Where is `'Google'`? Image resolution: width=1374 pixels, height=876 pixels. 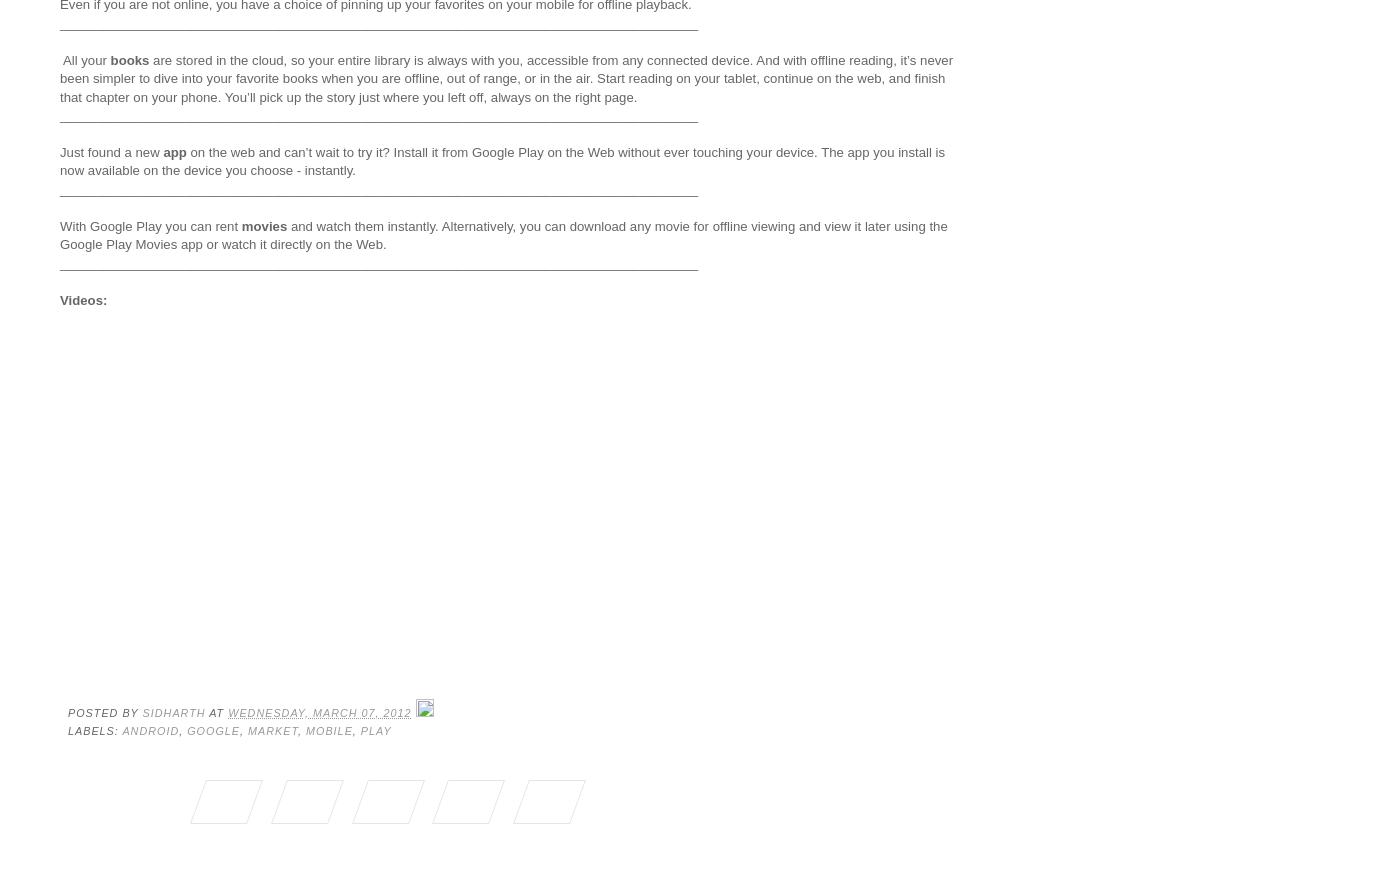
'Google' is located at coordinates (212, 729).